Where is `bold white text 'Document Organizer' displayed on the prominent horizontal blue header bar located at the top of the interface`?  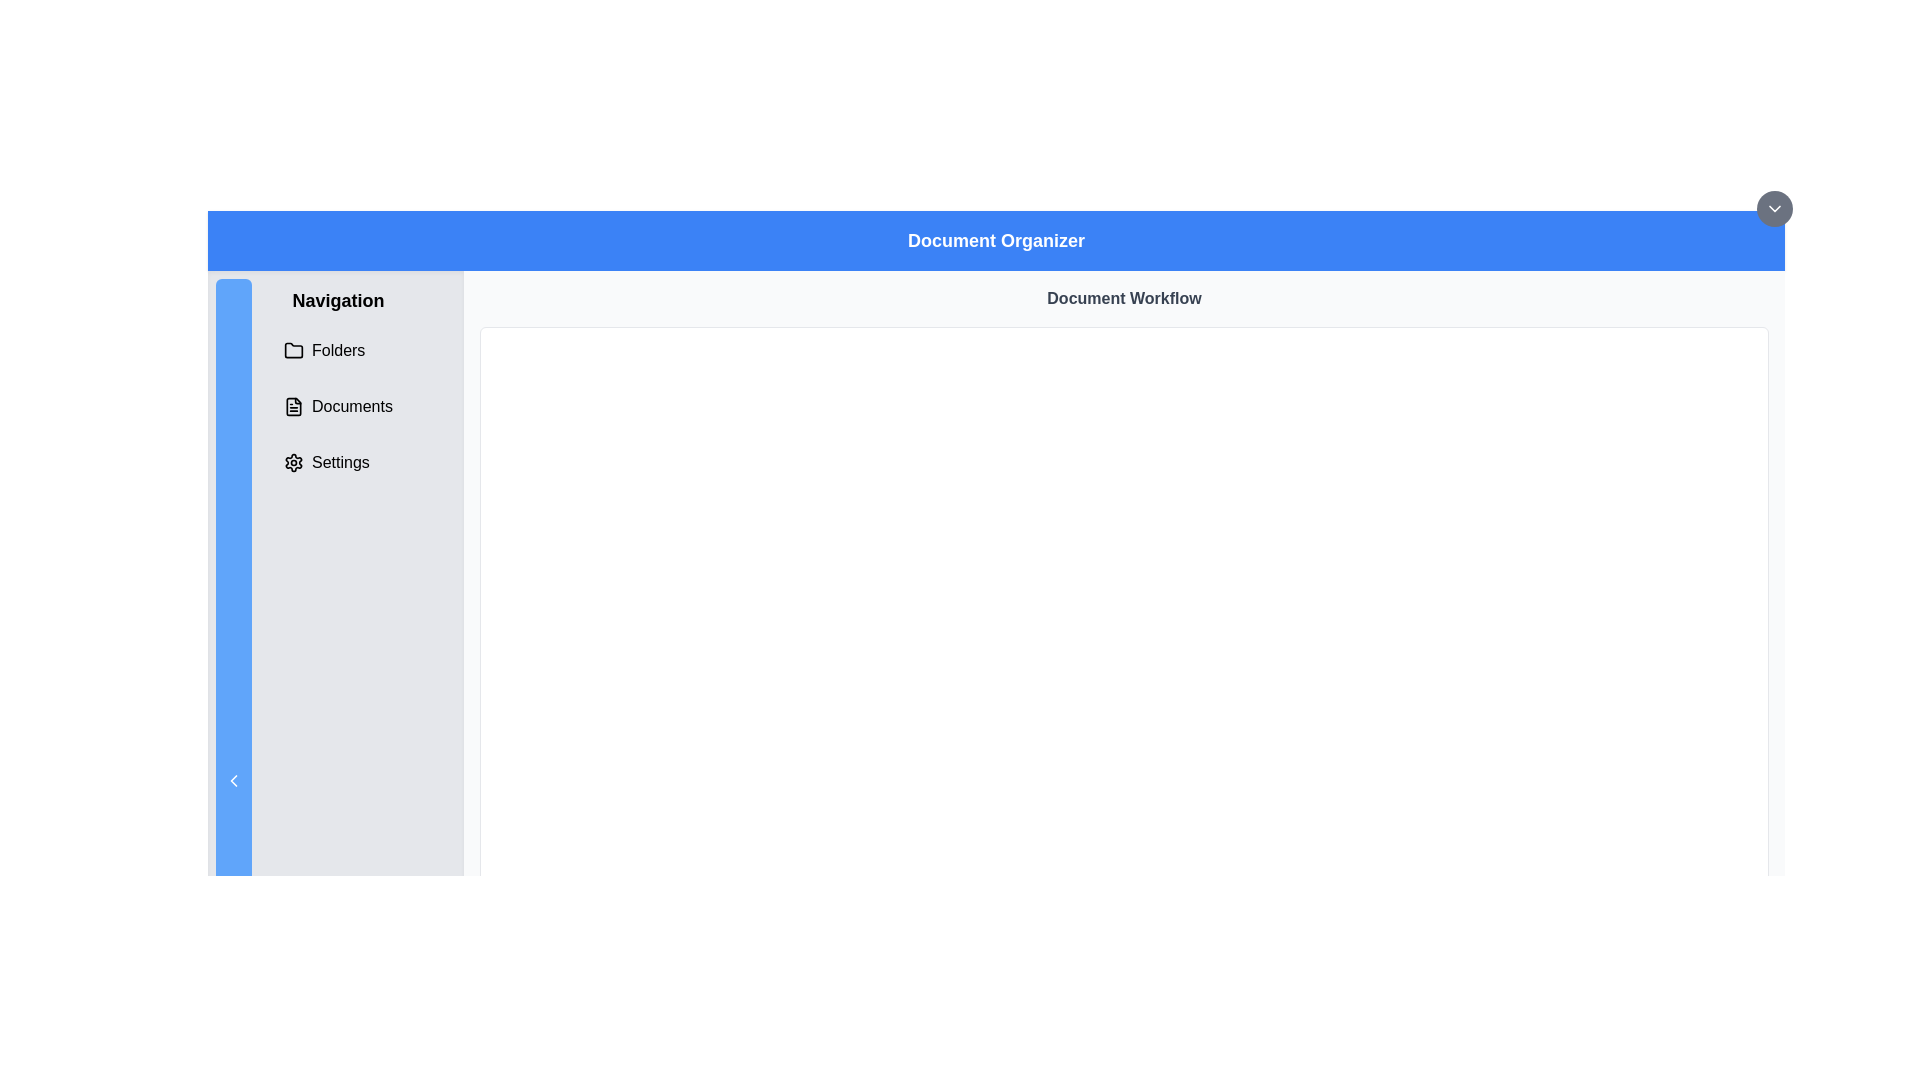 bold white text 'Document Organizer' displayed on the prominent horizontal blue header bar located at the top of the interface is located at coordinates (996, 239).